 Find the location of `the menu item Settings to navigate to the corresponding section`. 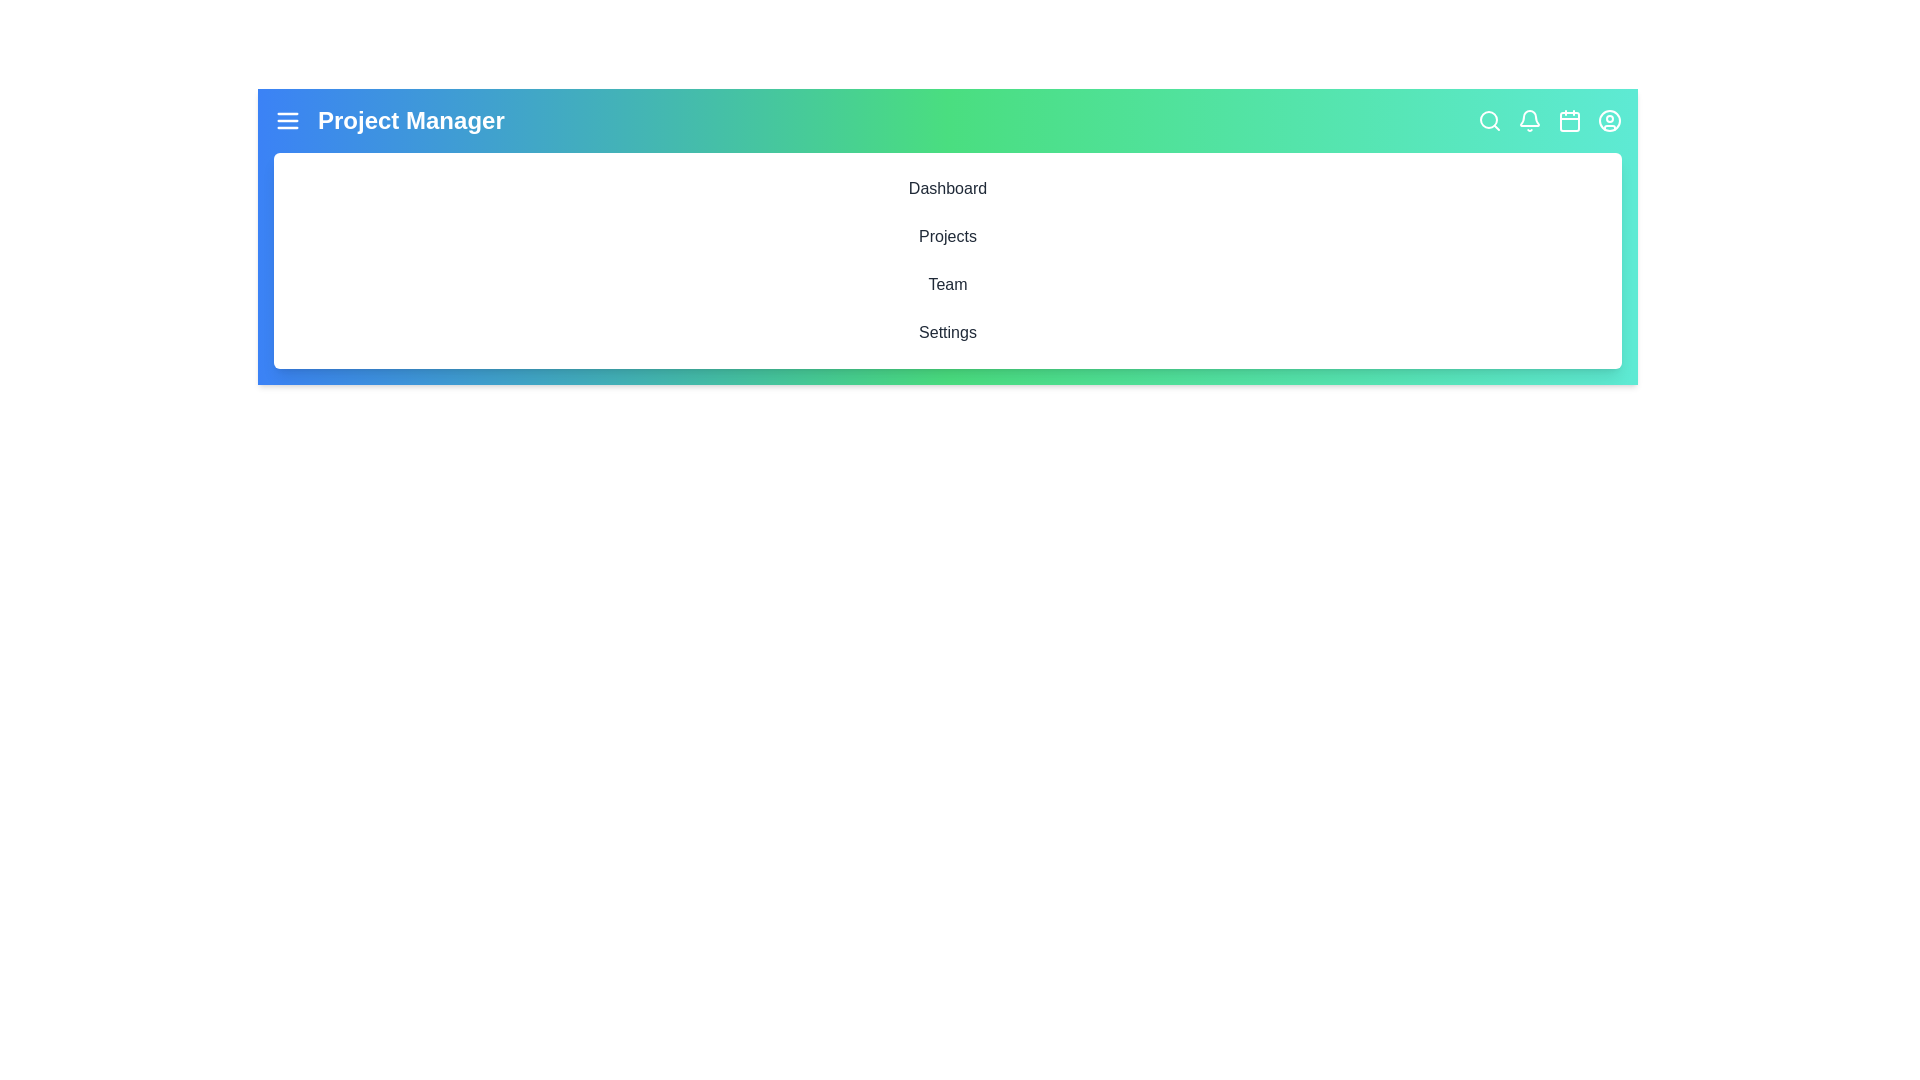

the menu item Settings to navigate to the corresponding section is located at coordinates (947, 331).